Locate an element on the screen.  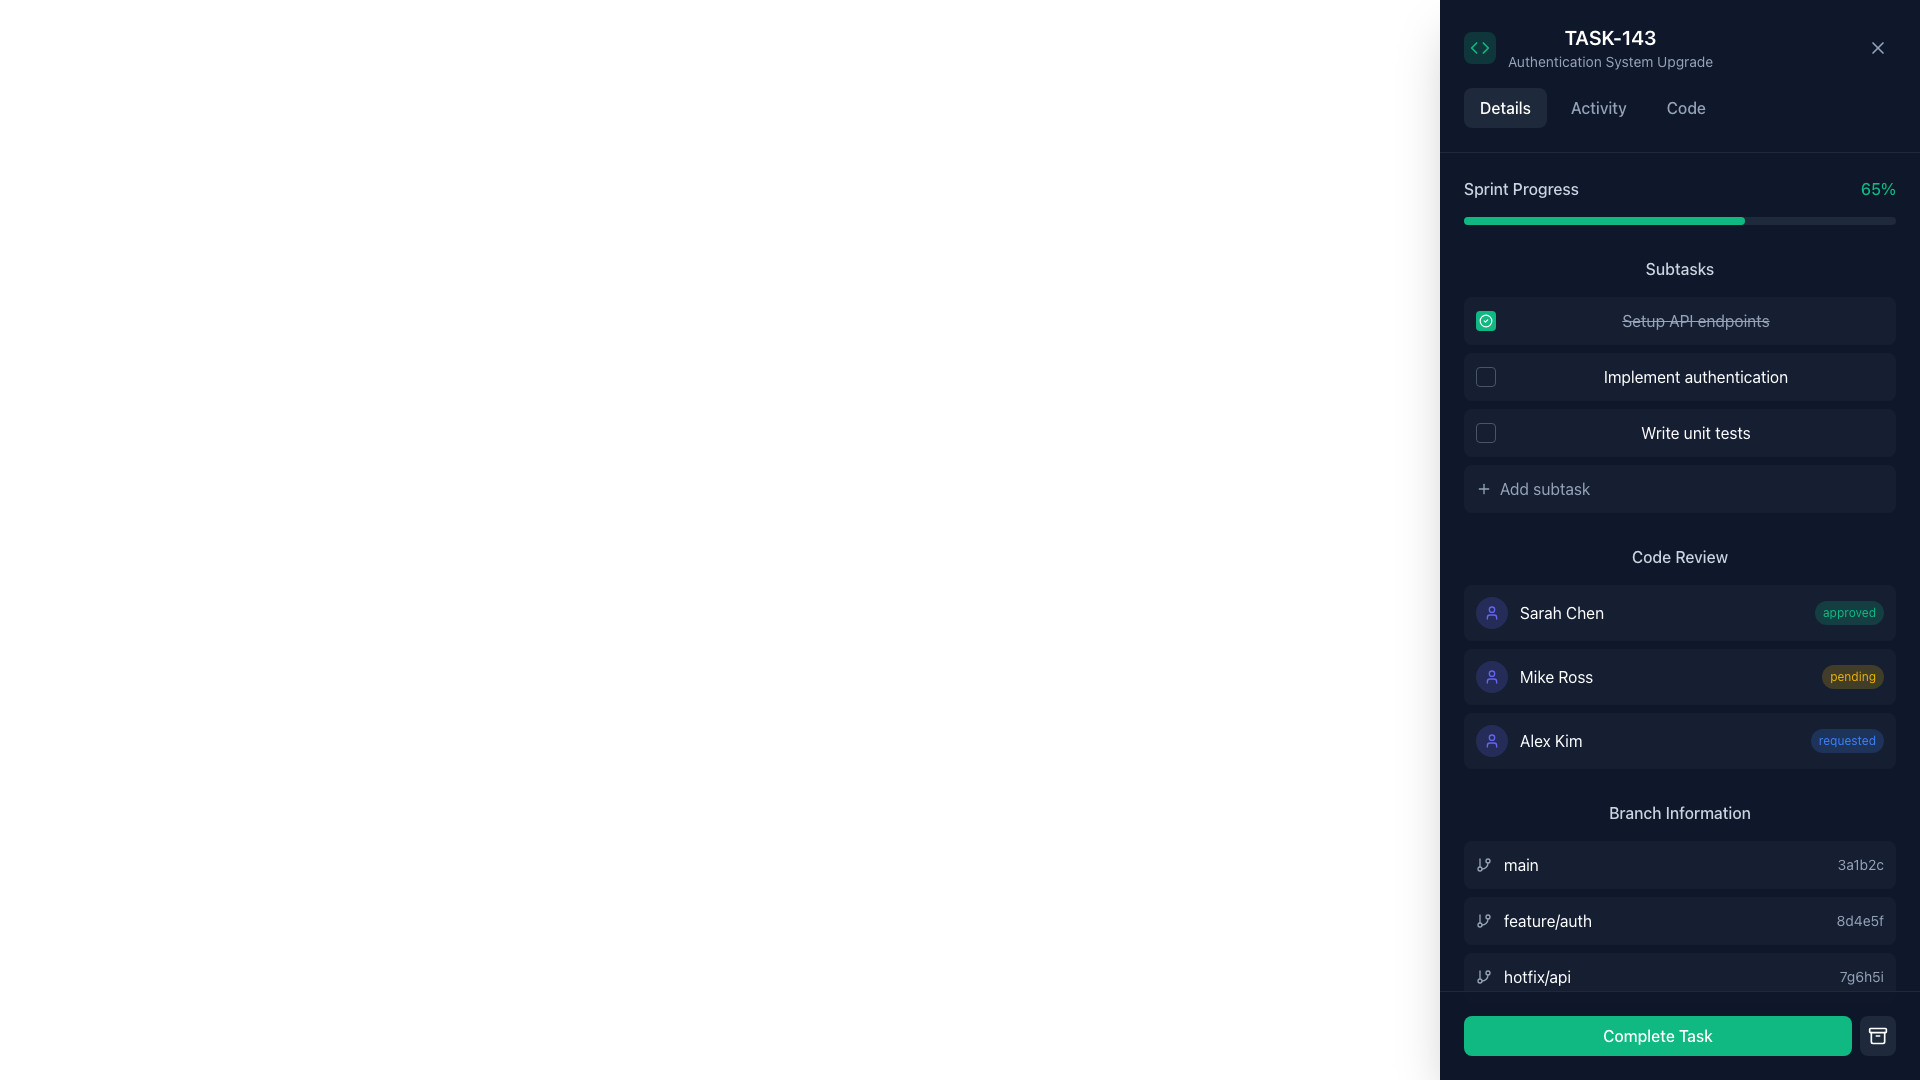
the 'Code' tab button in the task management interface to change its appearance is located at coordinates (1685, 108).